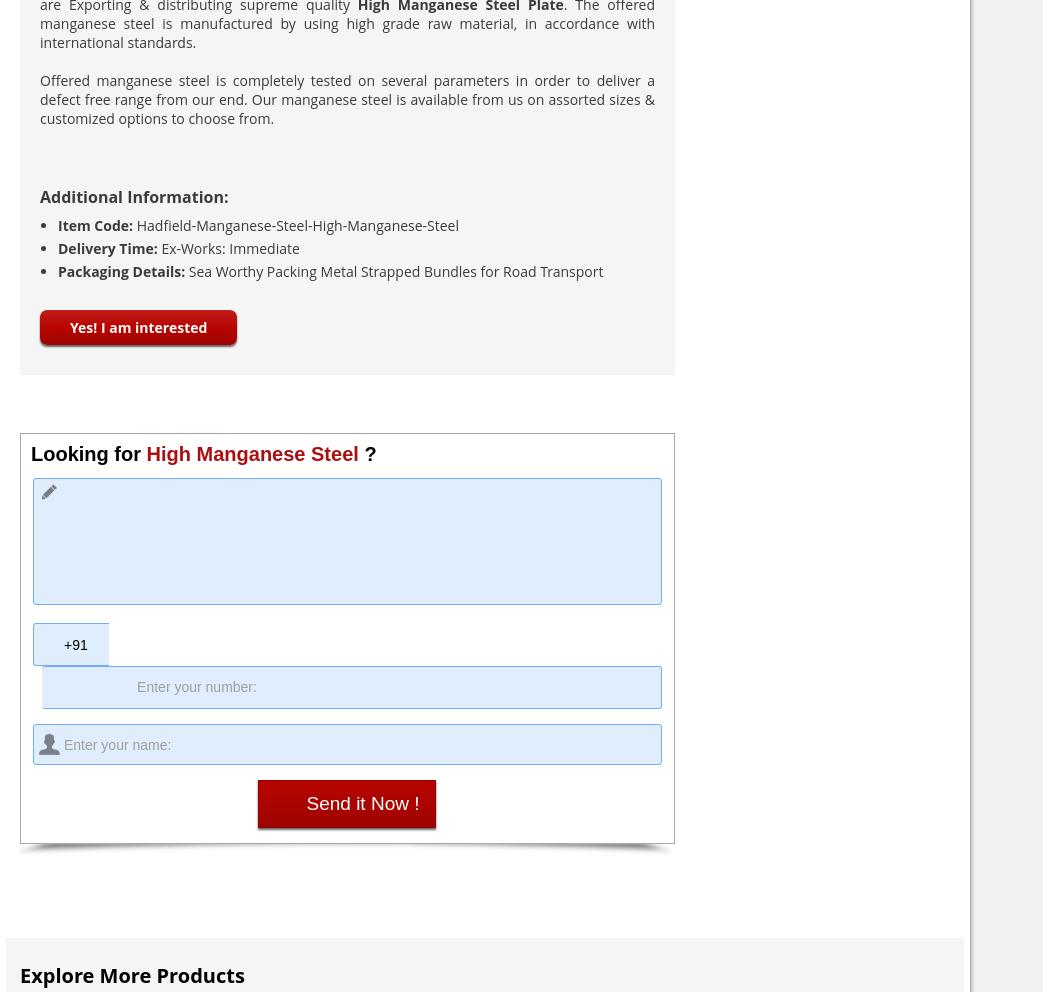  I want to click on 'Explore More Products', so click(132, 975).